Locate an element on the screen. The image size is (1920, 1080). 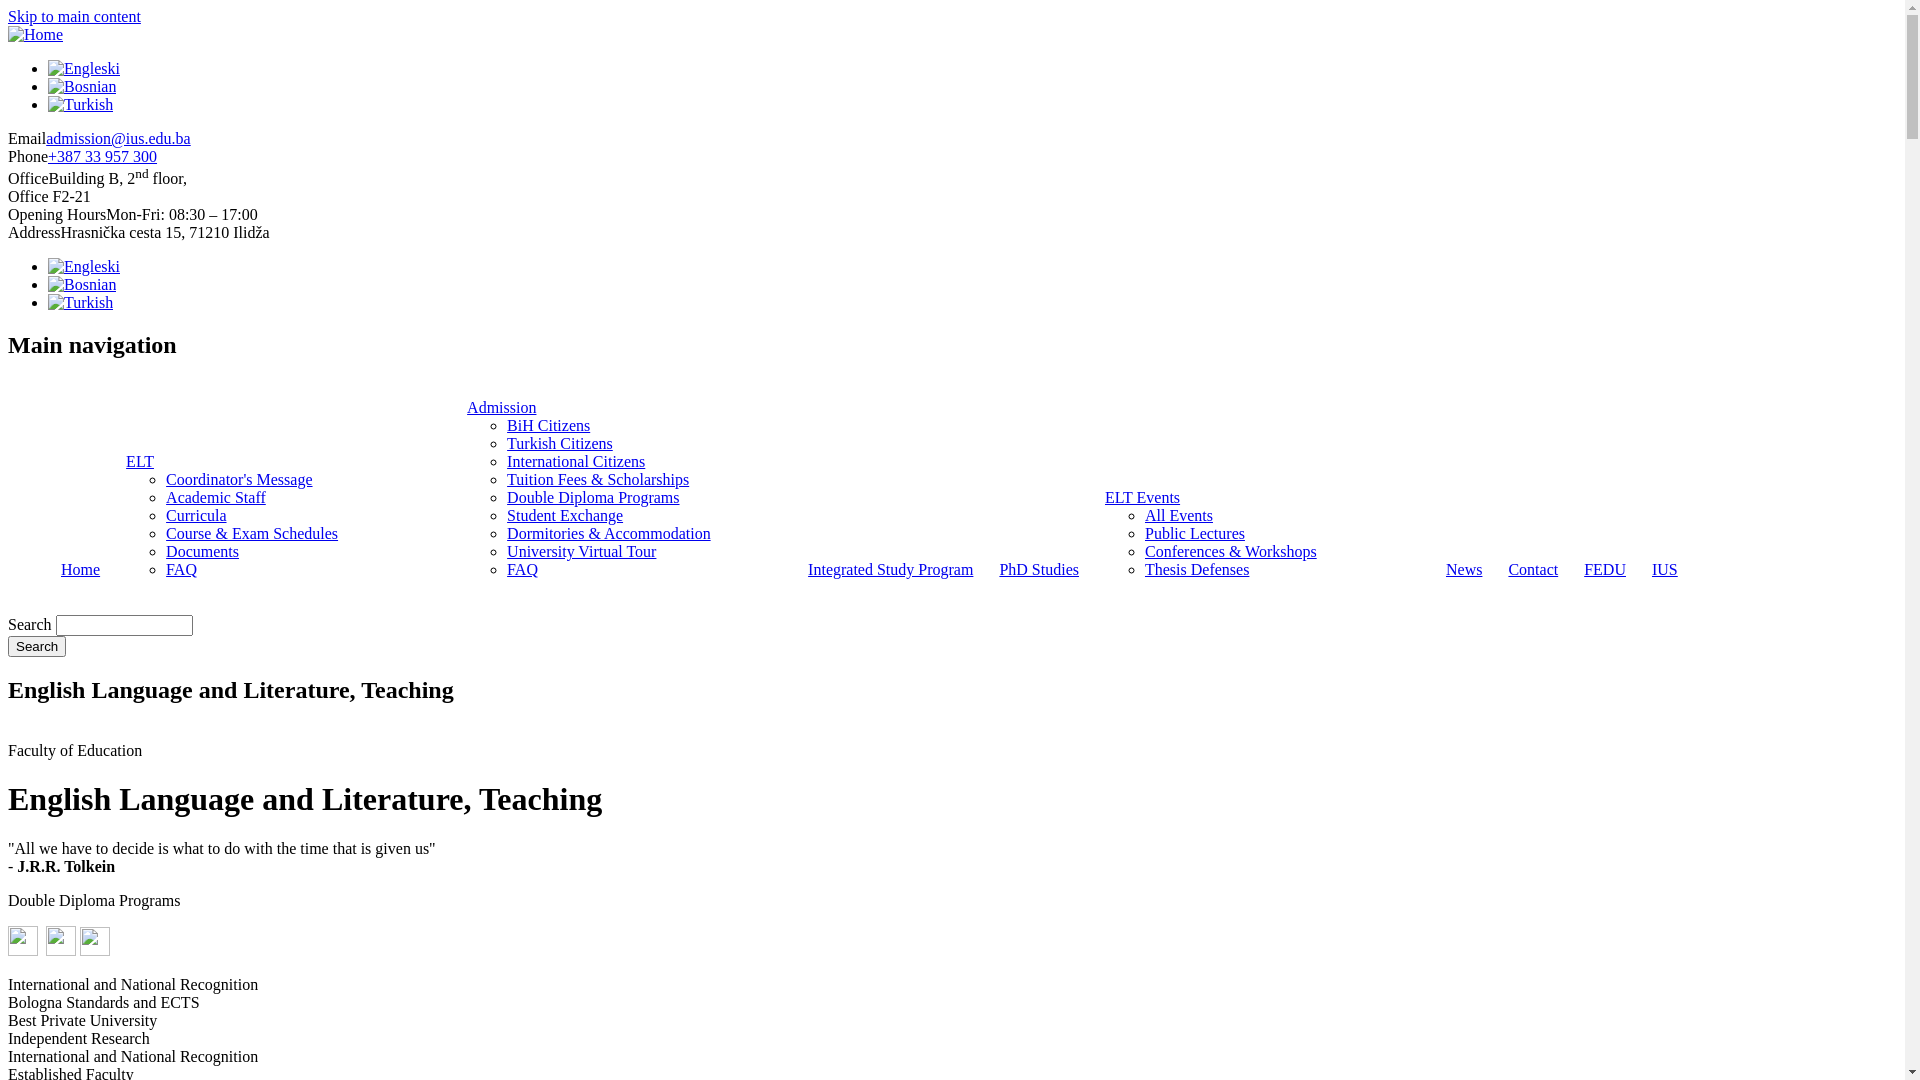
'Bosnian' is located at coordinates (80, 285).